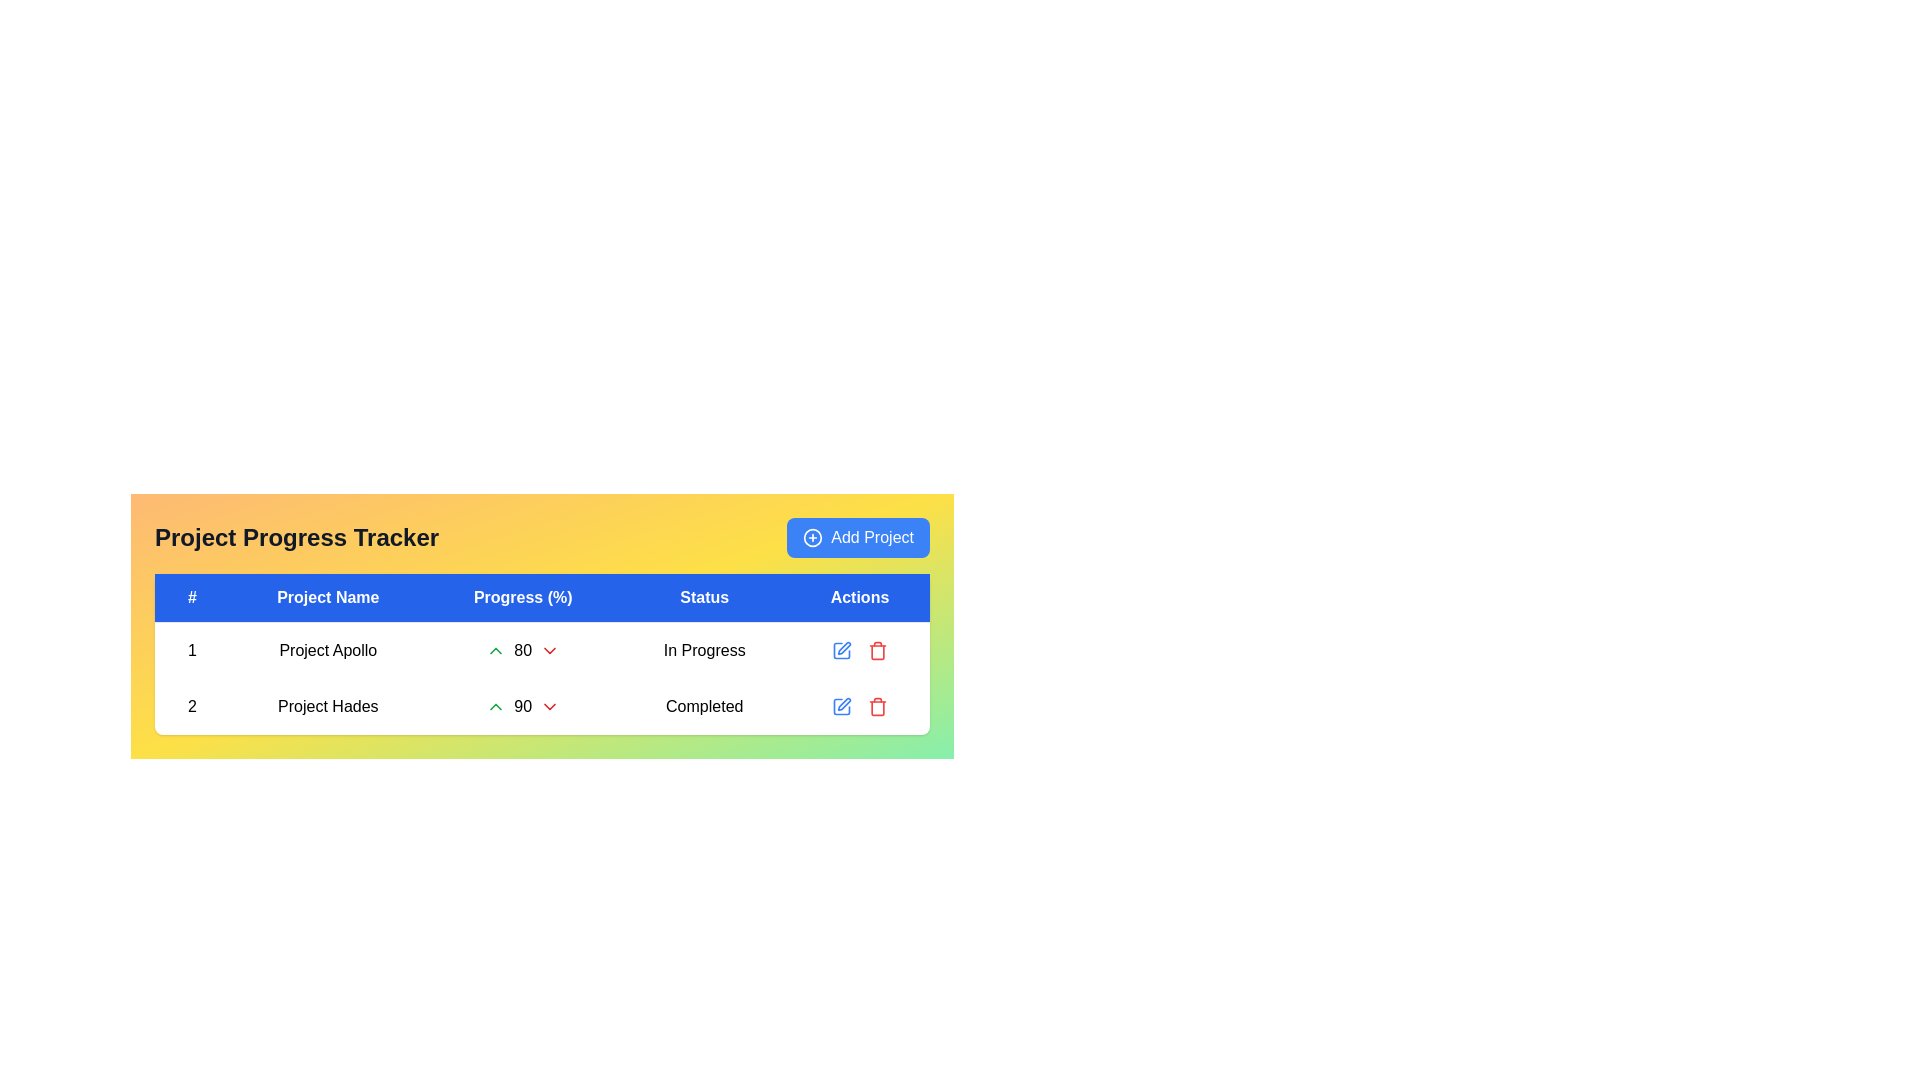  What do you see at coordinates (542, 597) in the screenshot?
I see `the Table Header Row of the 'Project Progress Tracker'` at bounding box center [542, 597].